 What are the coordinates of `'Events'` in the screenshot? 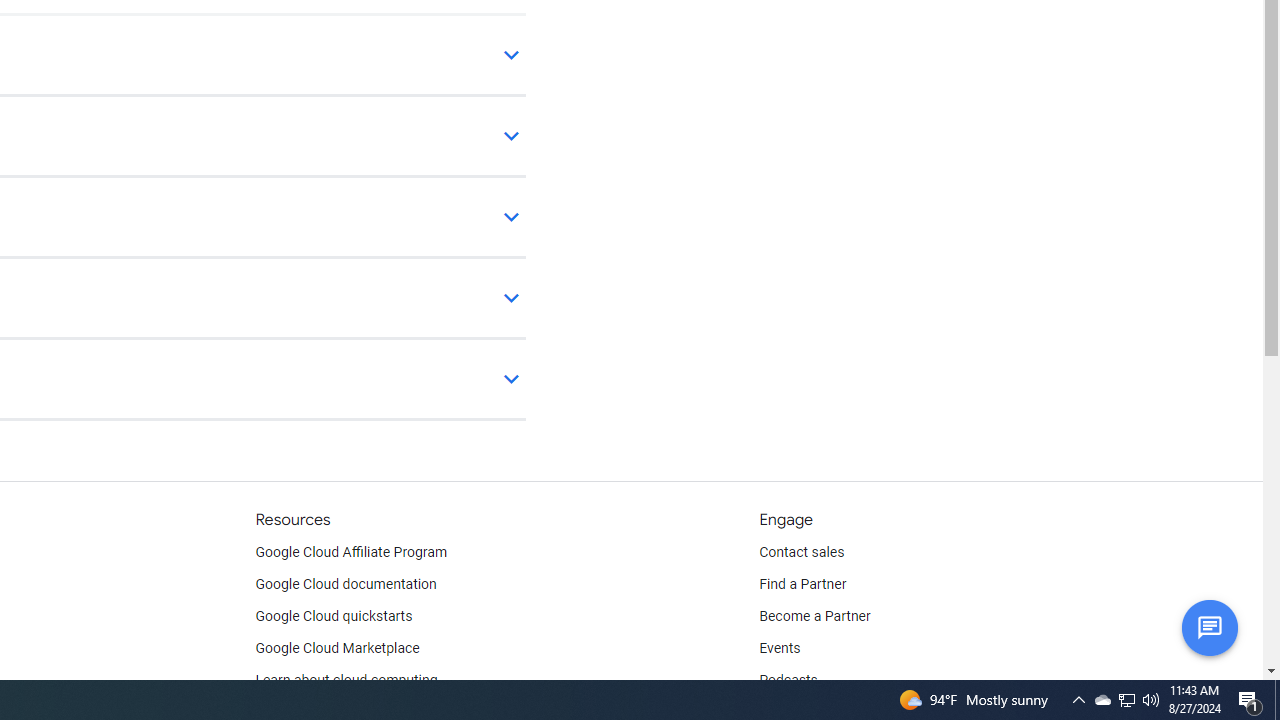 It's located at (779, 649).